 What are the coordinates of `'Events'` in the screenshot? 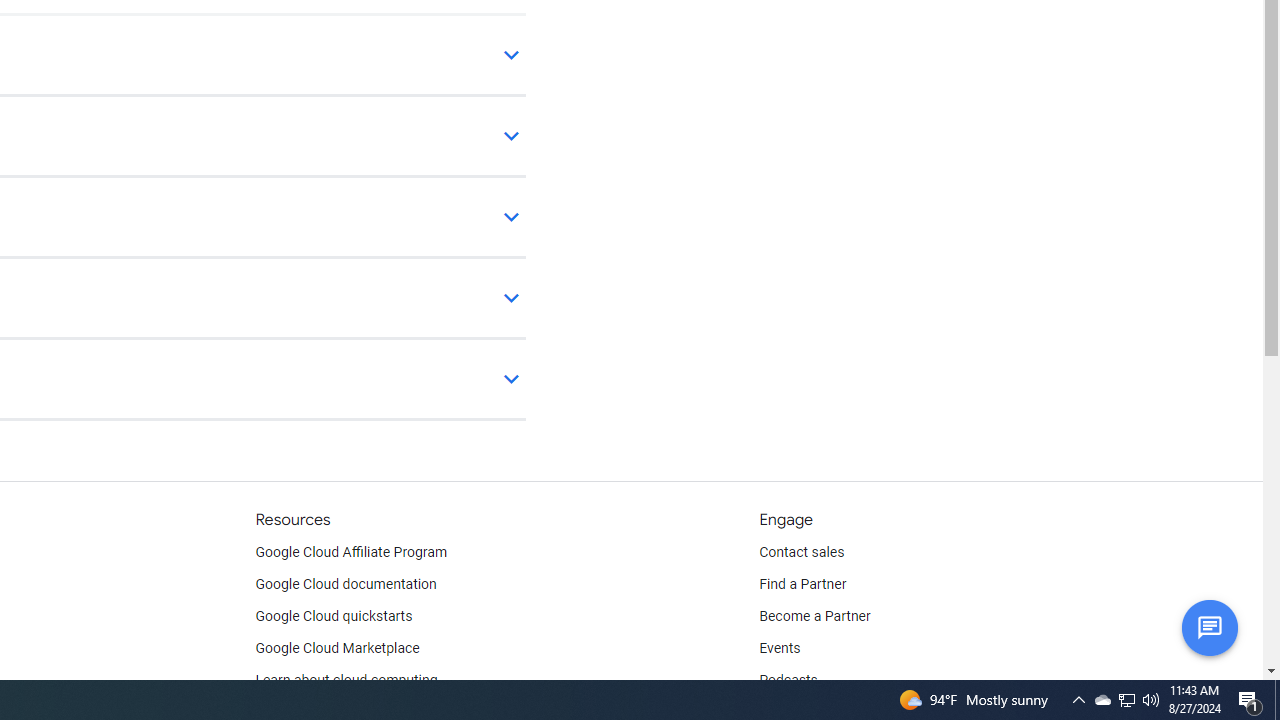 It's located at (779, 649).